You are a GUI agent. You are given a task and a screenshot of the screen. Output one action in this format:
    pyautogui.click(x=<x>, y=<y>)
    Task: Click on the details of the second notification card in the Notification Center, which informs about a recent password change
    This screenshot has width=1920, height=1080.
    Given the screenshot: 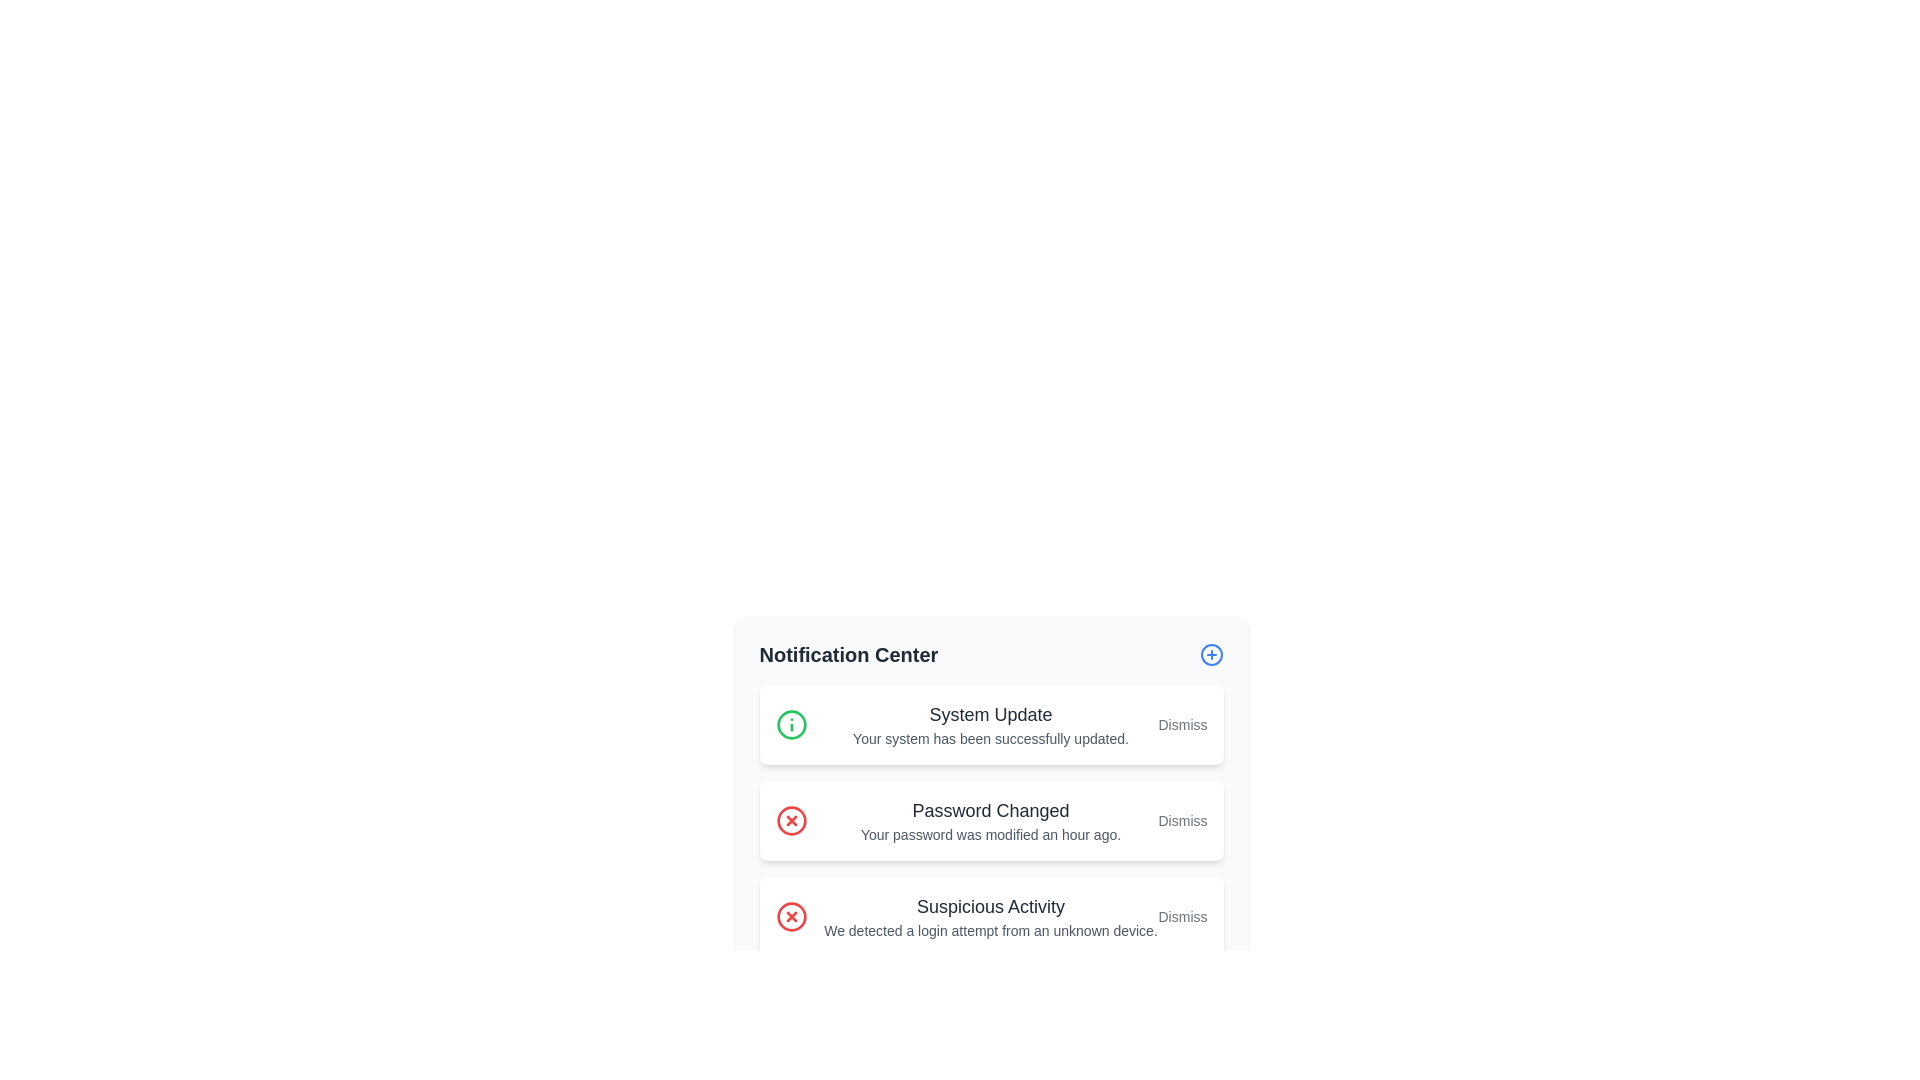 What is the action you would take?
    pyautogui.click(x=991, y=821)
    